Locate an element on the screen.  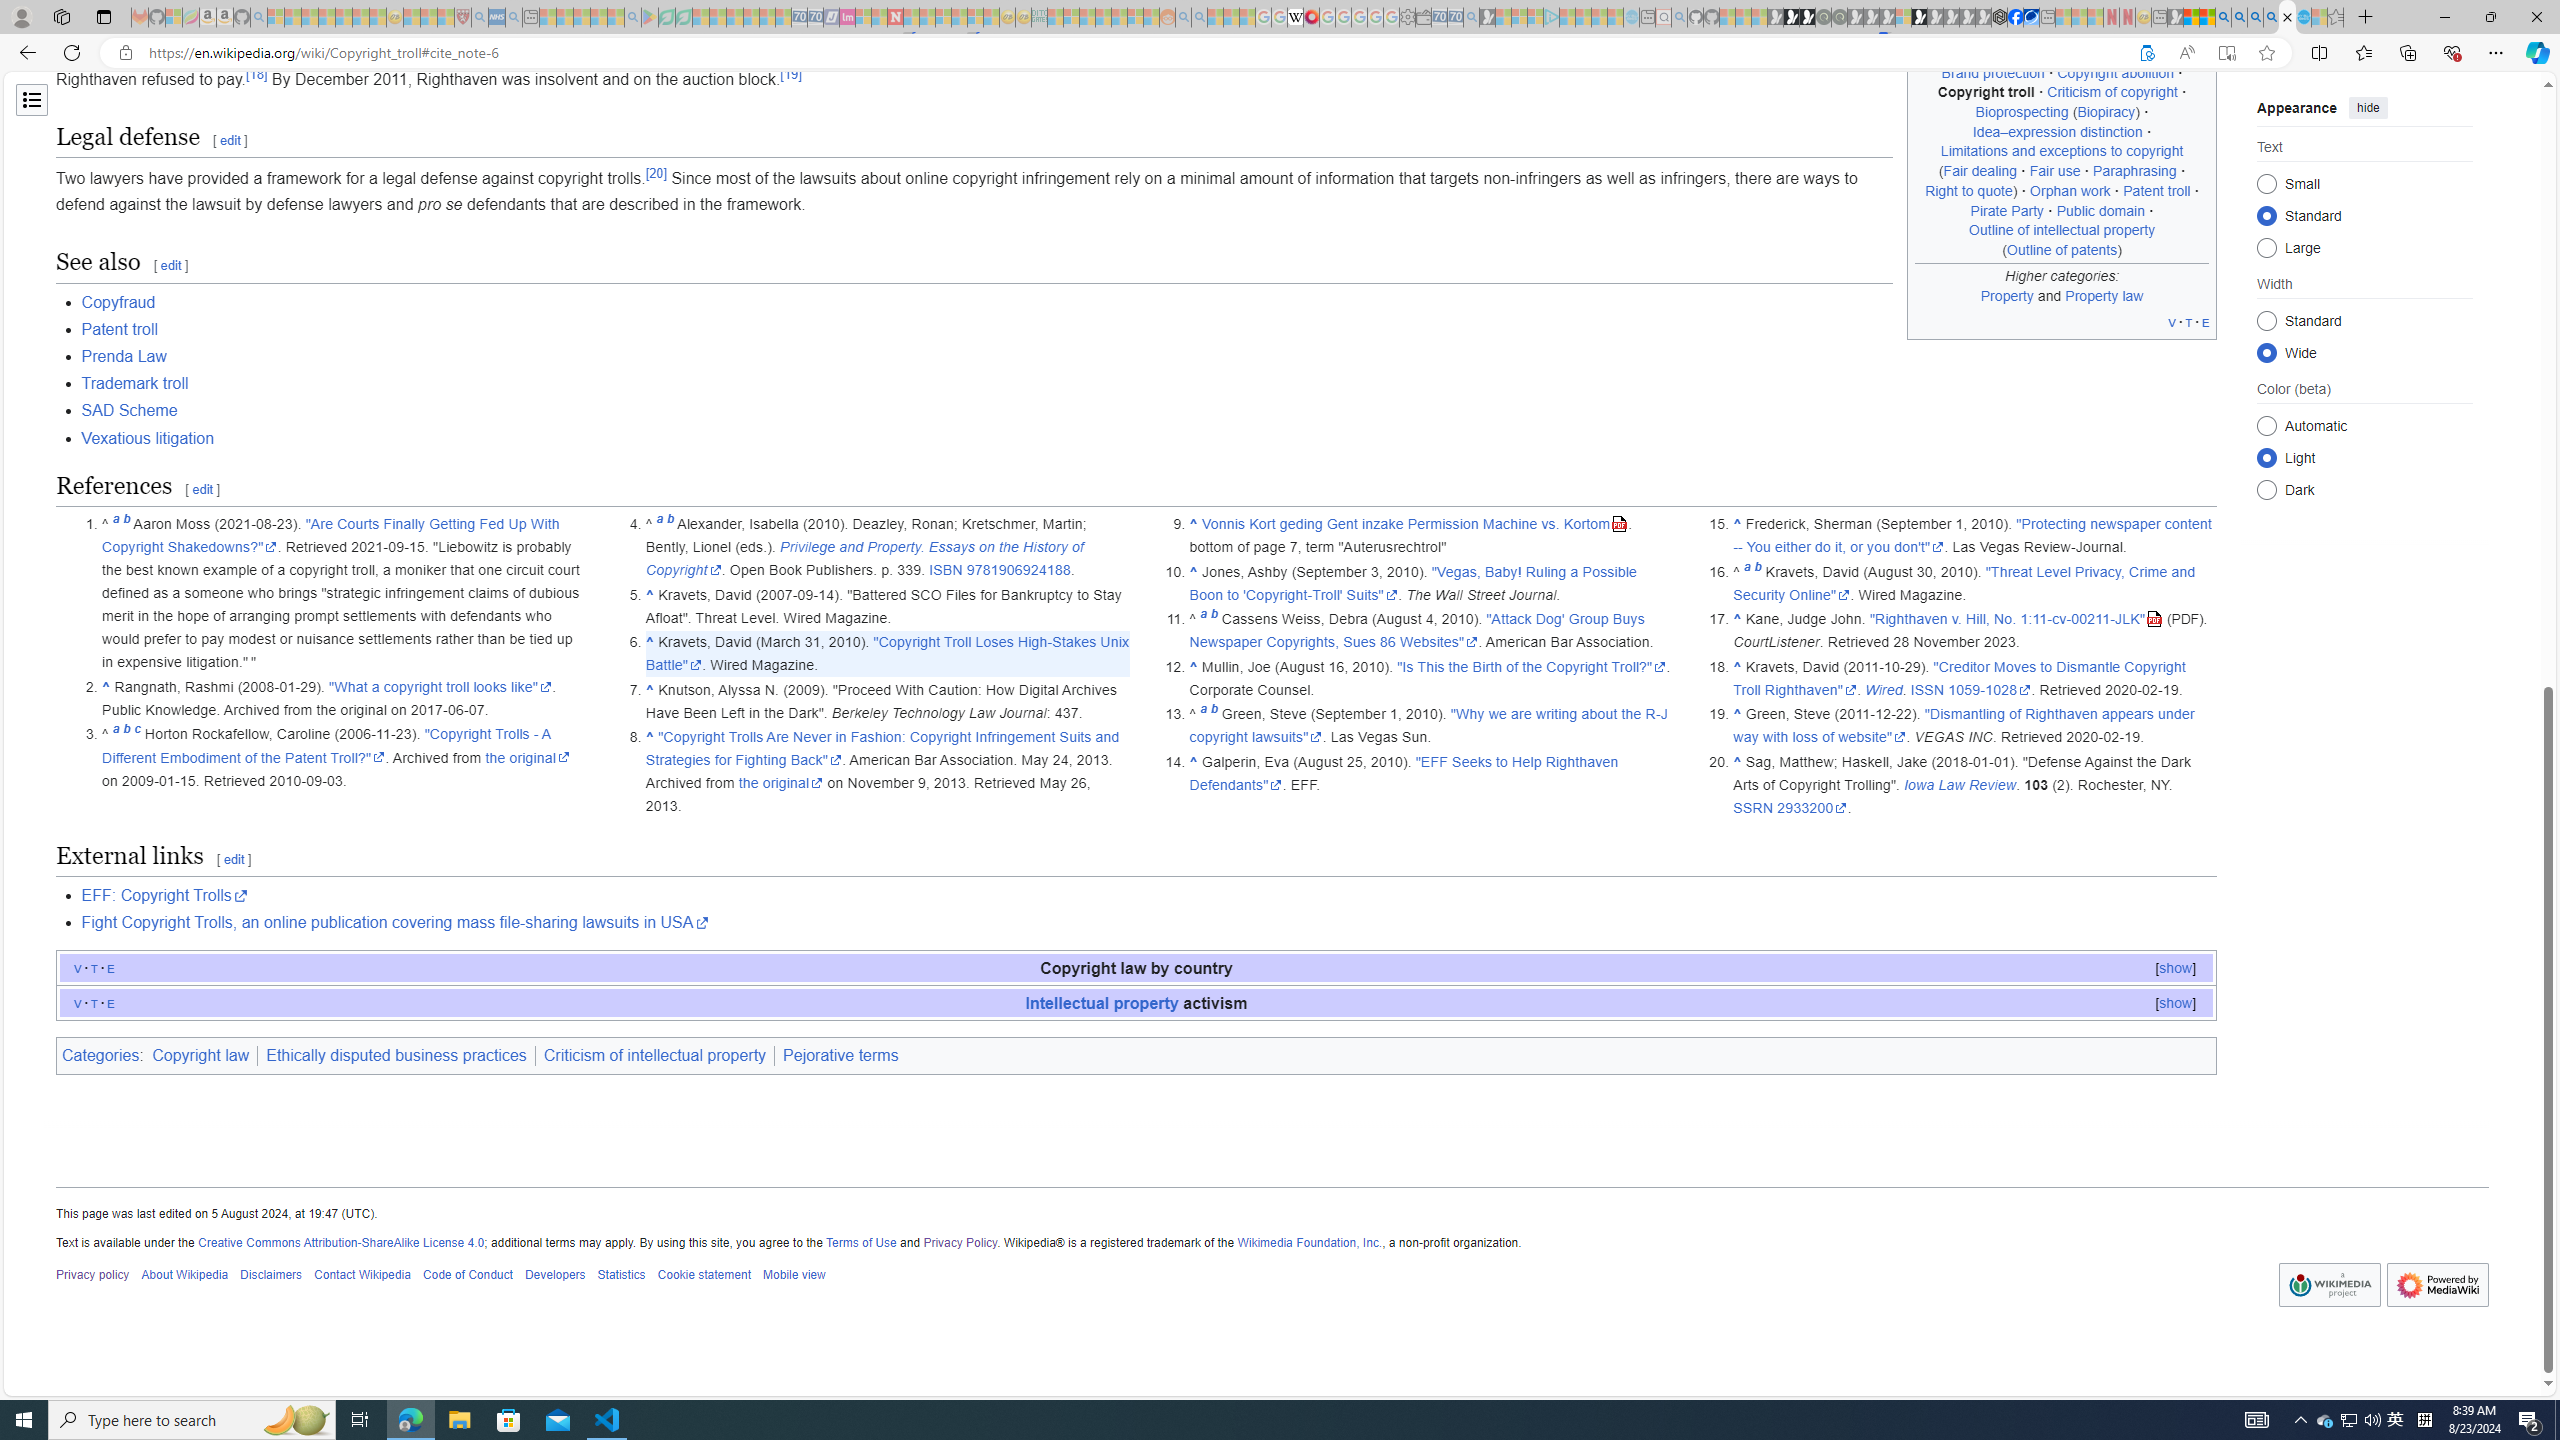
'Large' is located at coordinates (2266, 246).